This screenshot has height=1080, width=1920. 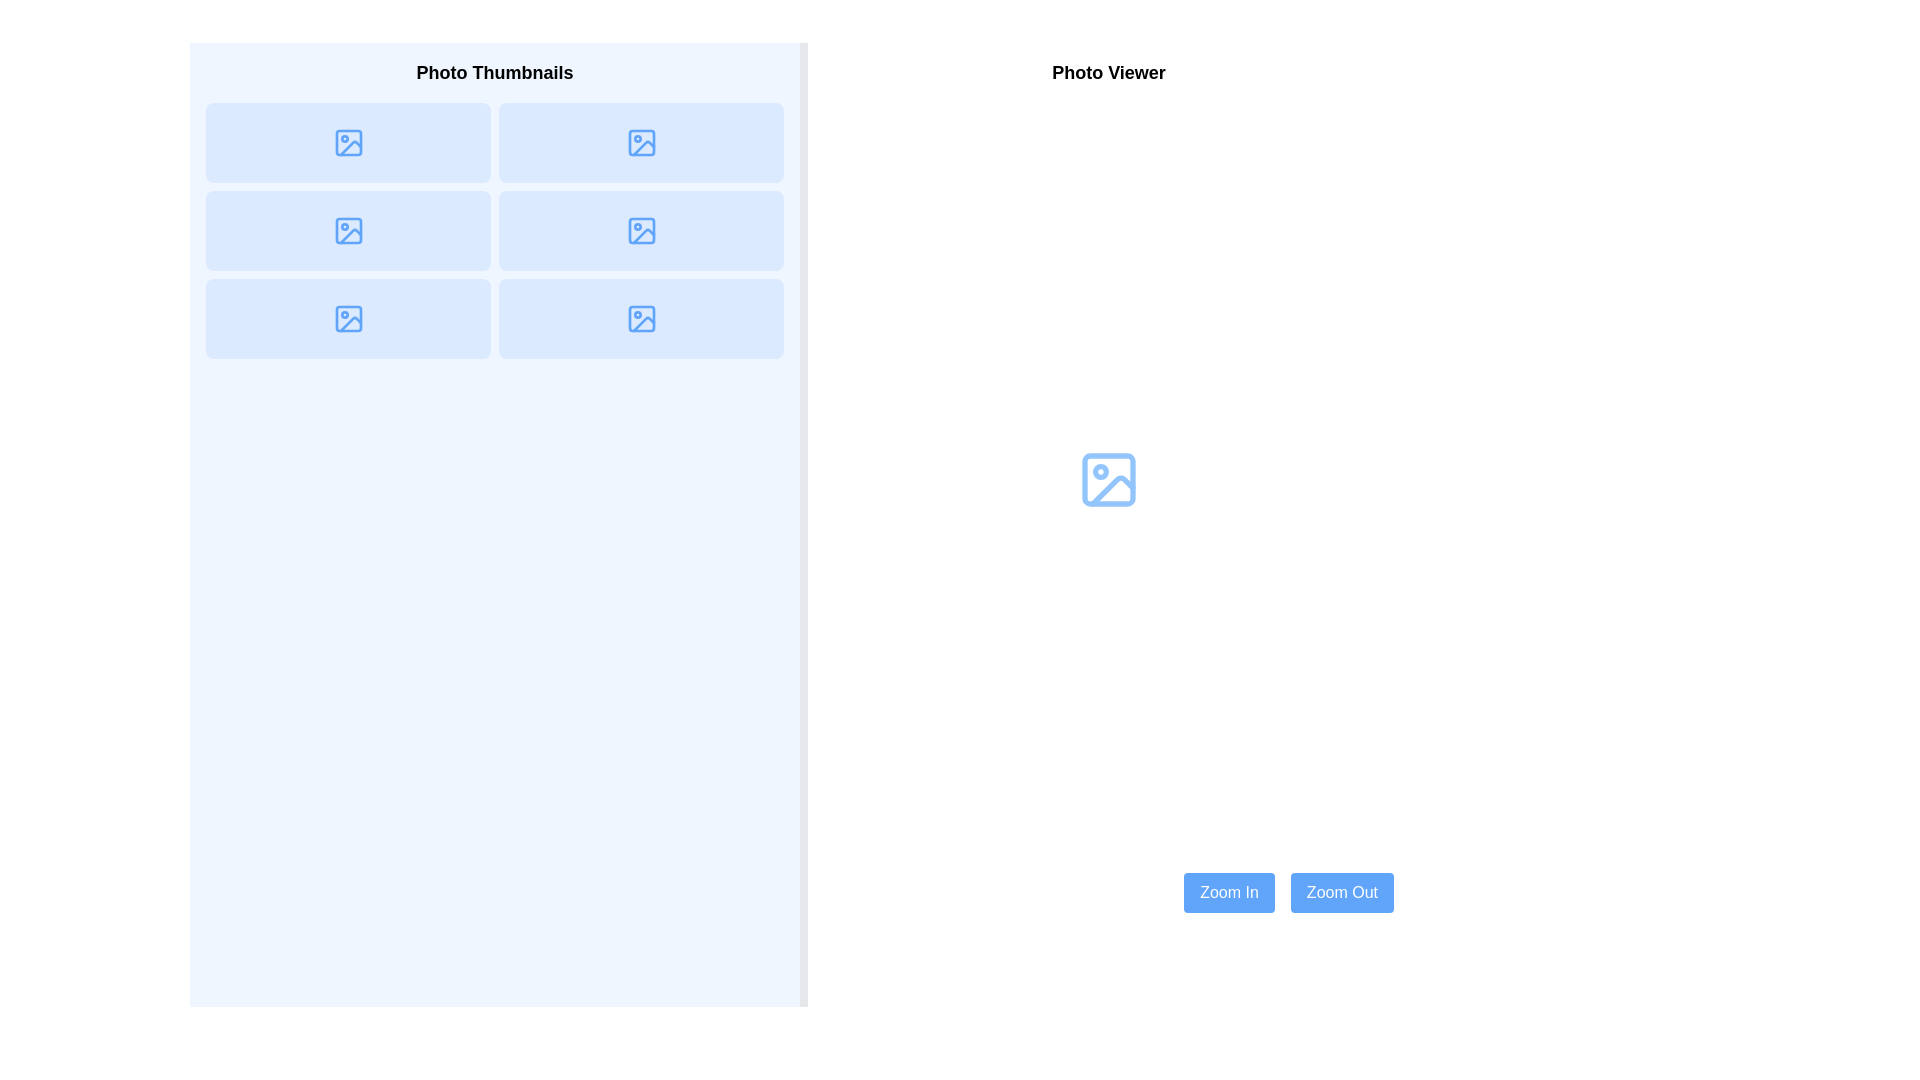 What do you see at coordinates (641, 141) in the screenshot?
I see `the image placeholder located in the top-right position within a grid layout in the left section of the interface` at bounding box center [641, 141].